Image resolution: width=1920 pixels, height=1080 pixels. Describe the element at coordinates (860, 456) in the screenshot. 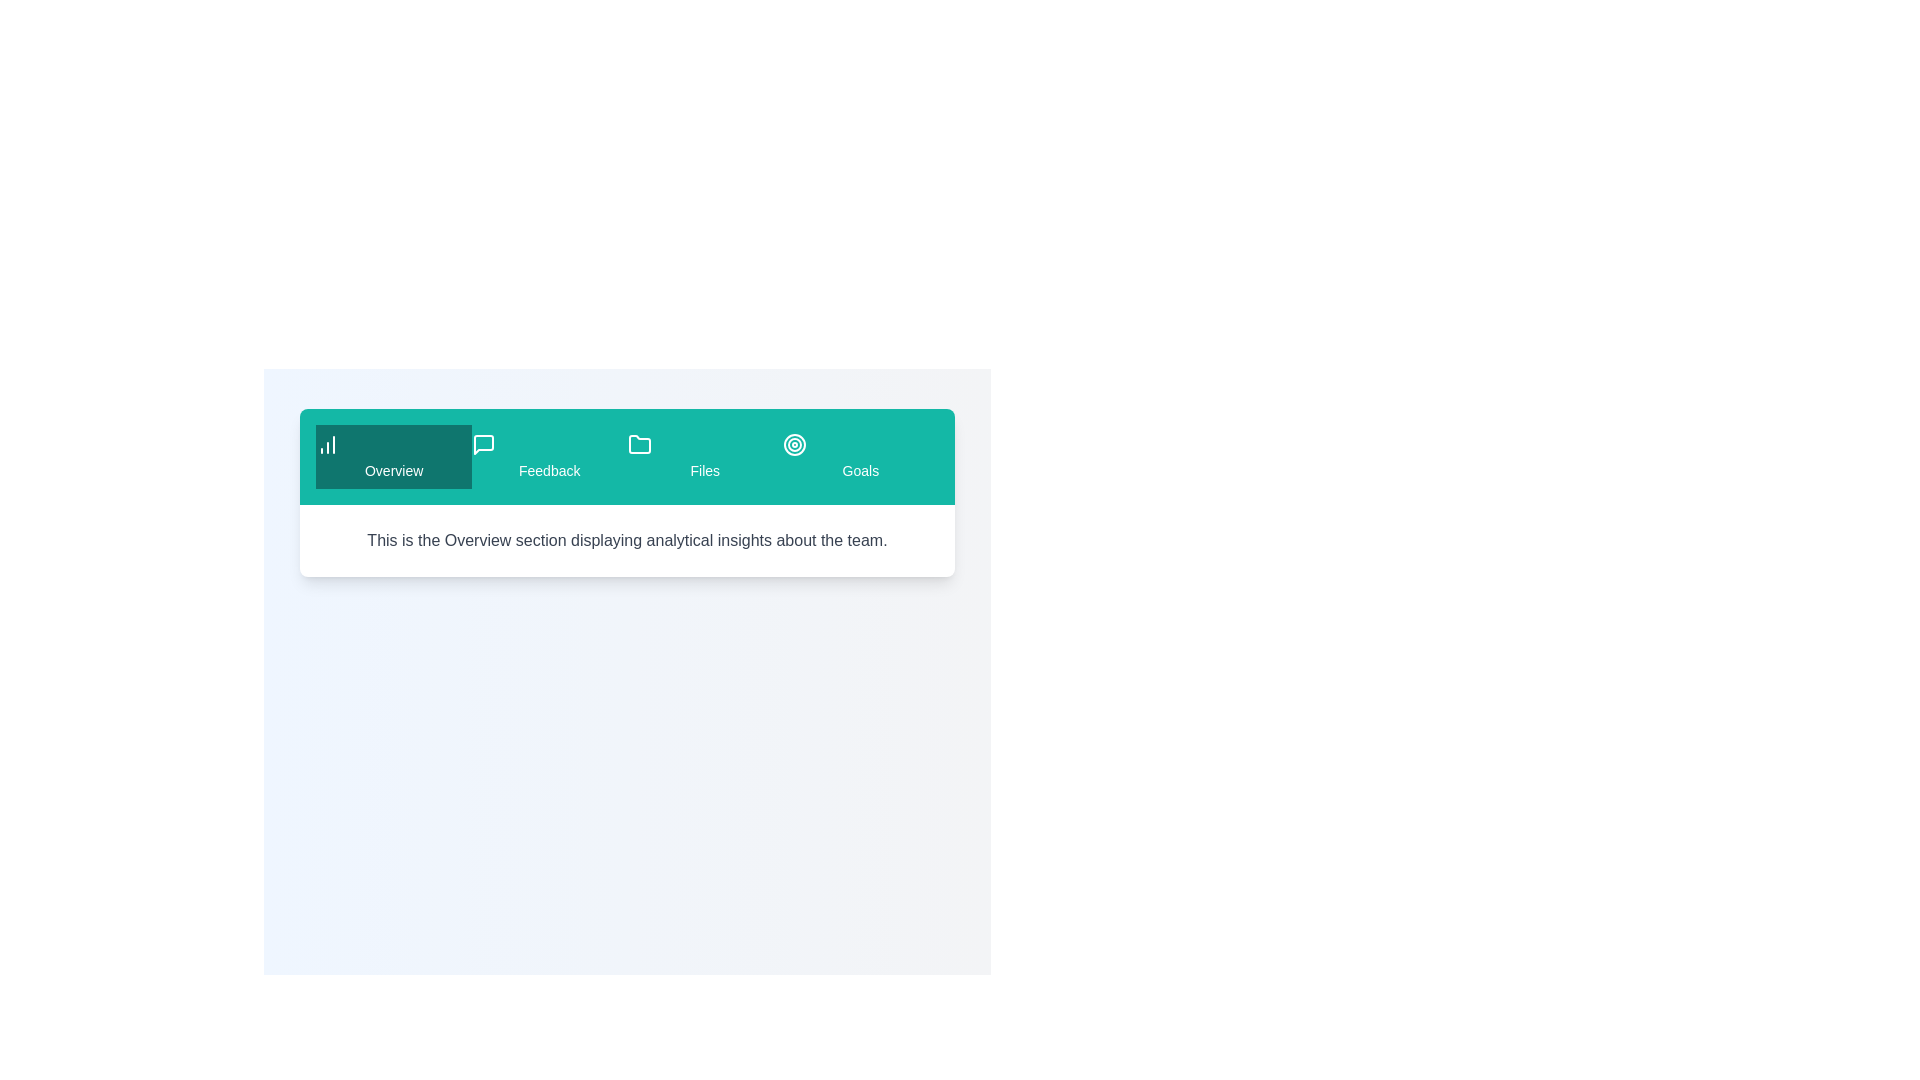

I see `the tab Goals to view its content` at that location.